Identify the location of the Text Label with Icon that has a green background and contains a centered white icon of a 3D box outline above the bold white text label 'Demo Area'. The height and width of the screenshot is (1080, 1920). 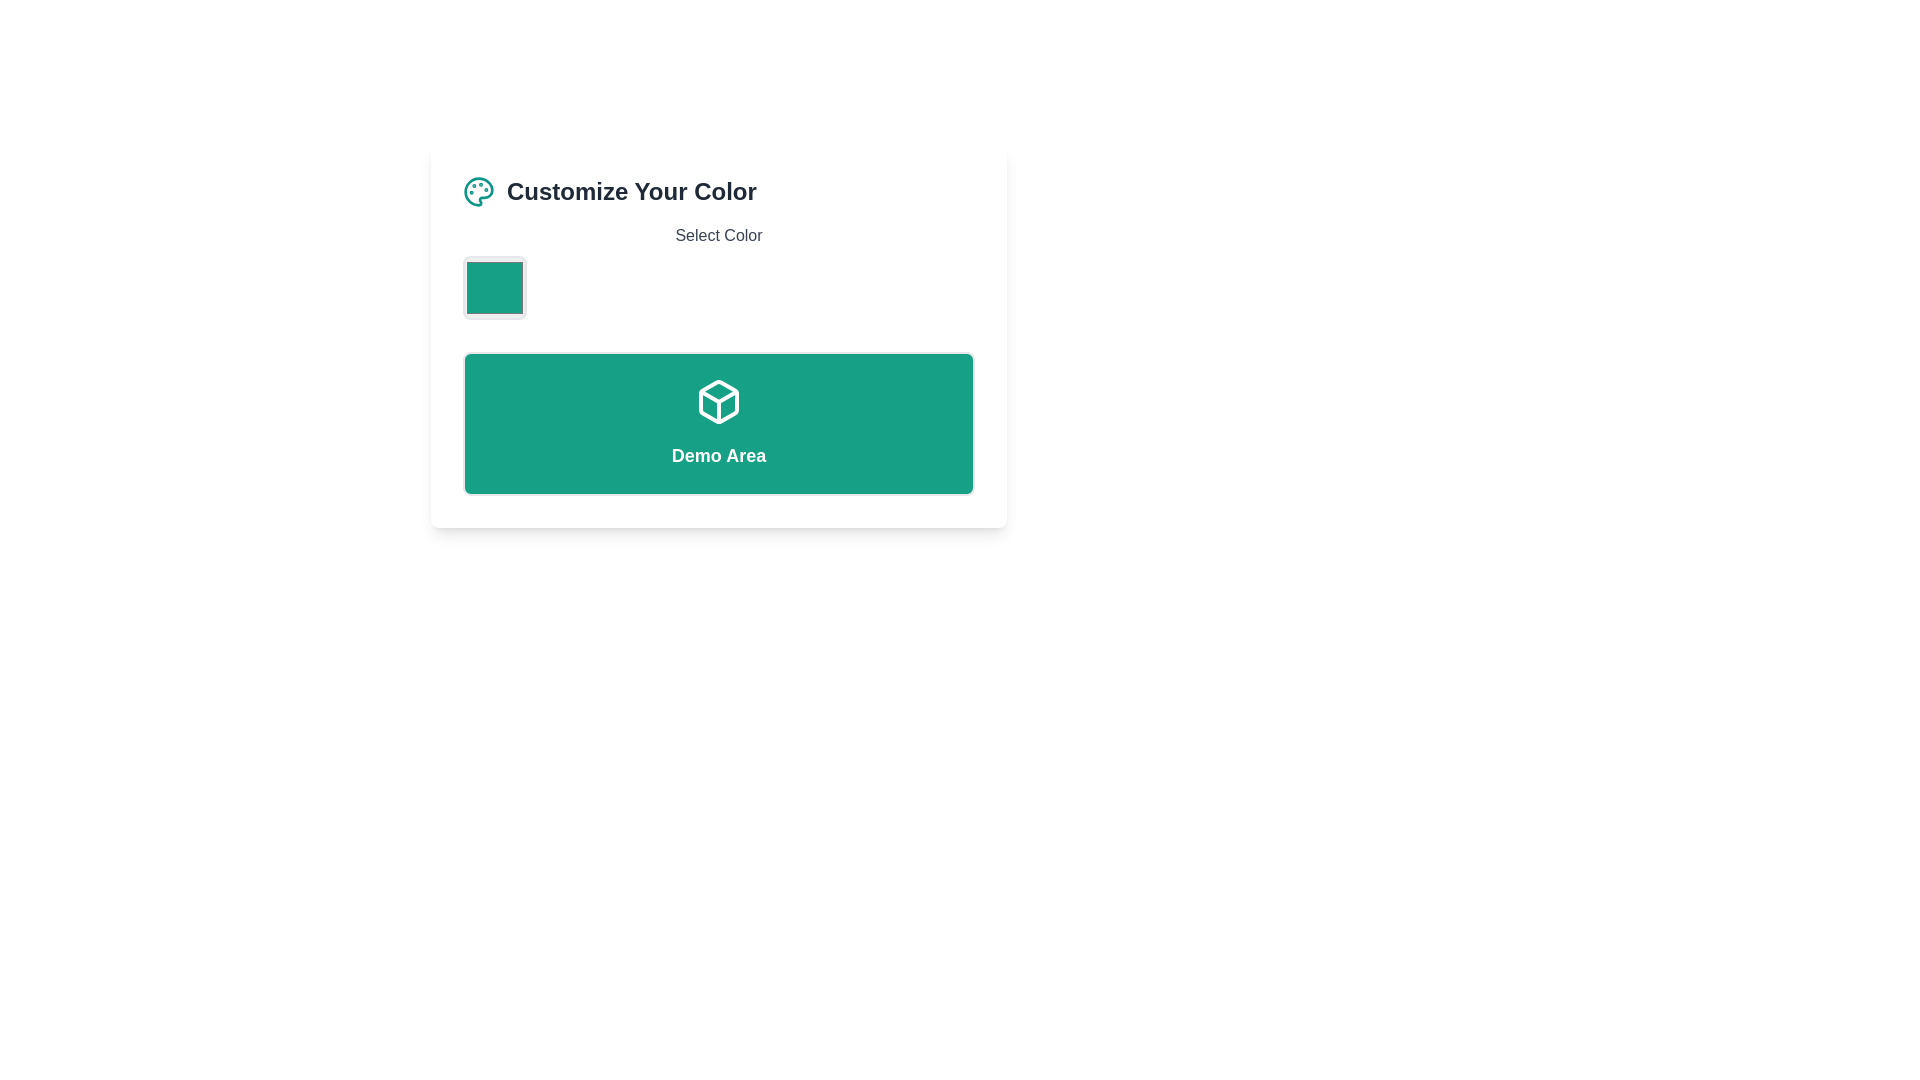
(719, 423).